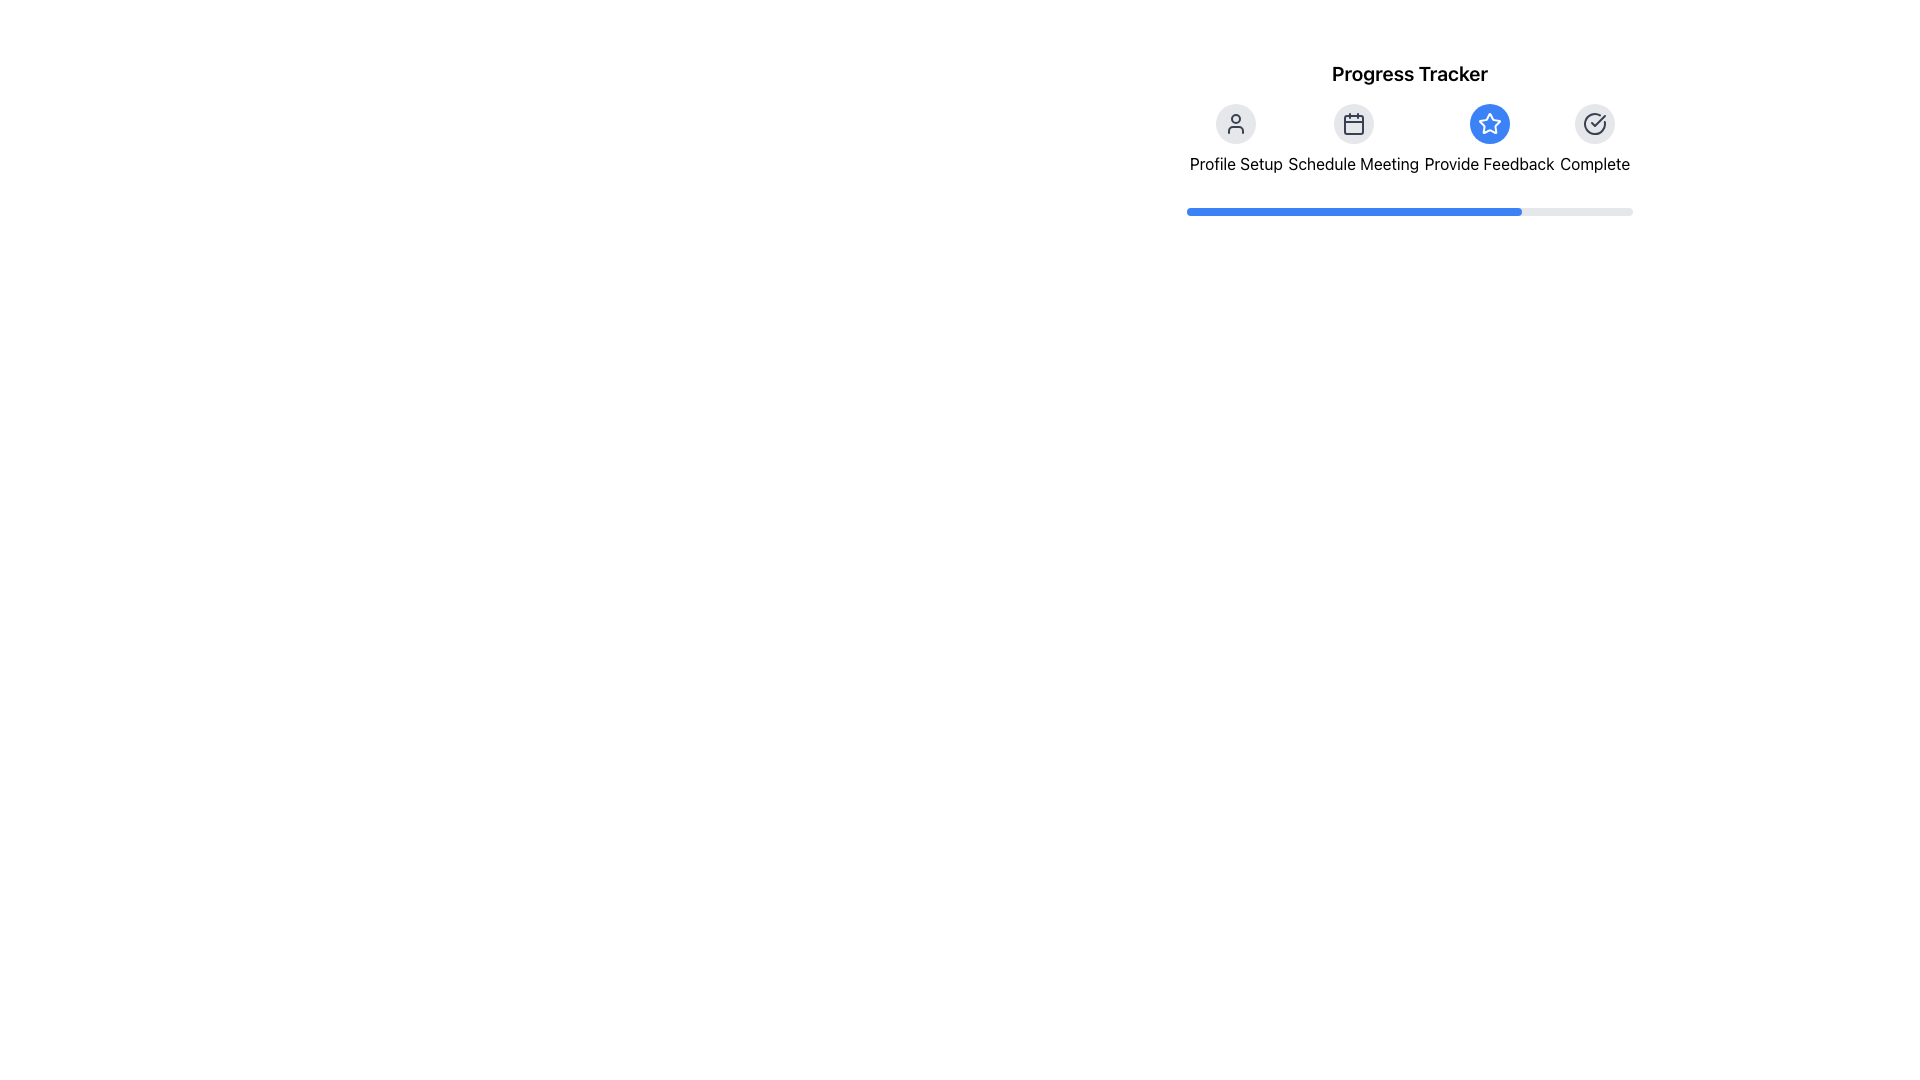 The image size is (1920, 1080). I want to click on text label that describes the profile setup section, located directly below the user profile icon in the navigation bar, so click(1235, 163).